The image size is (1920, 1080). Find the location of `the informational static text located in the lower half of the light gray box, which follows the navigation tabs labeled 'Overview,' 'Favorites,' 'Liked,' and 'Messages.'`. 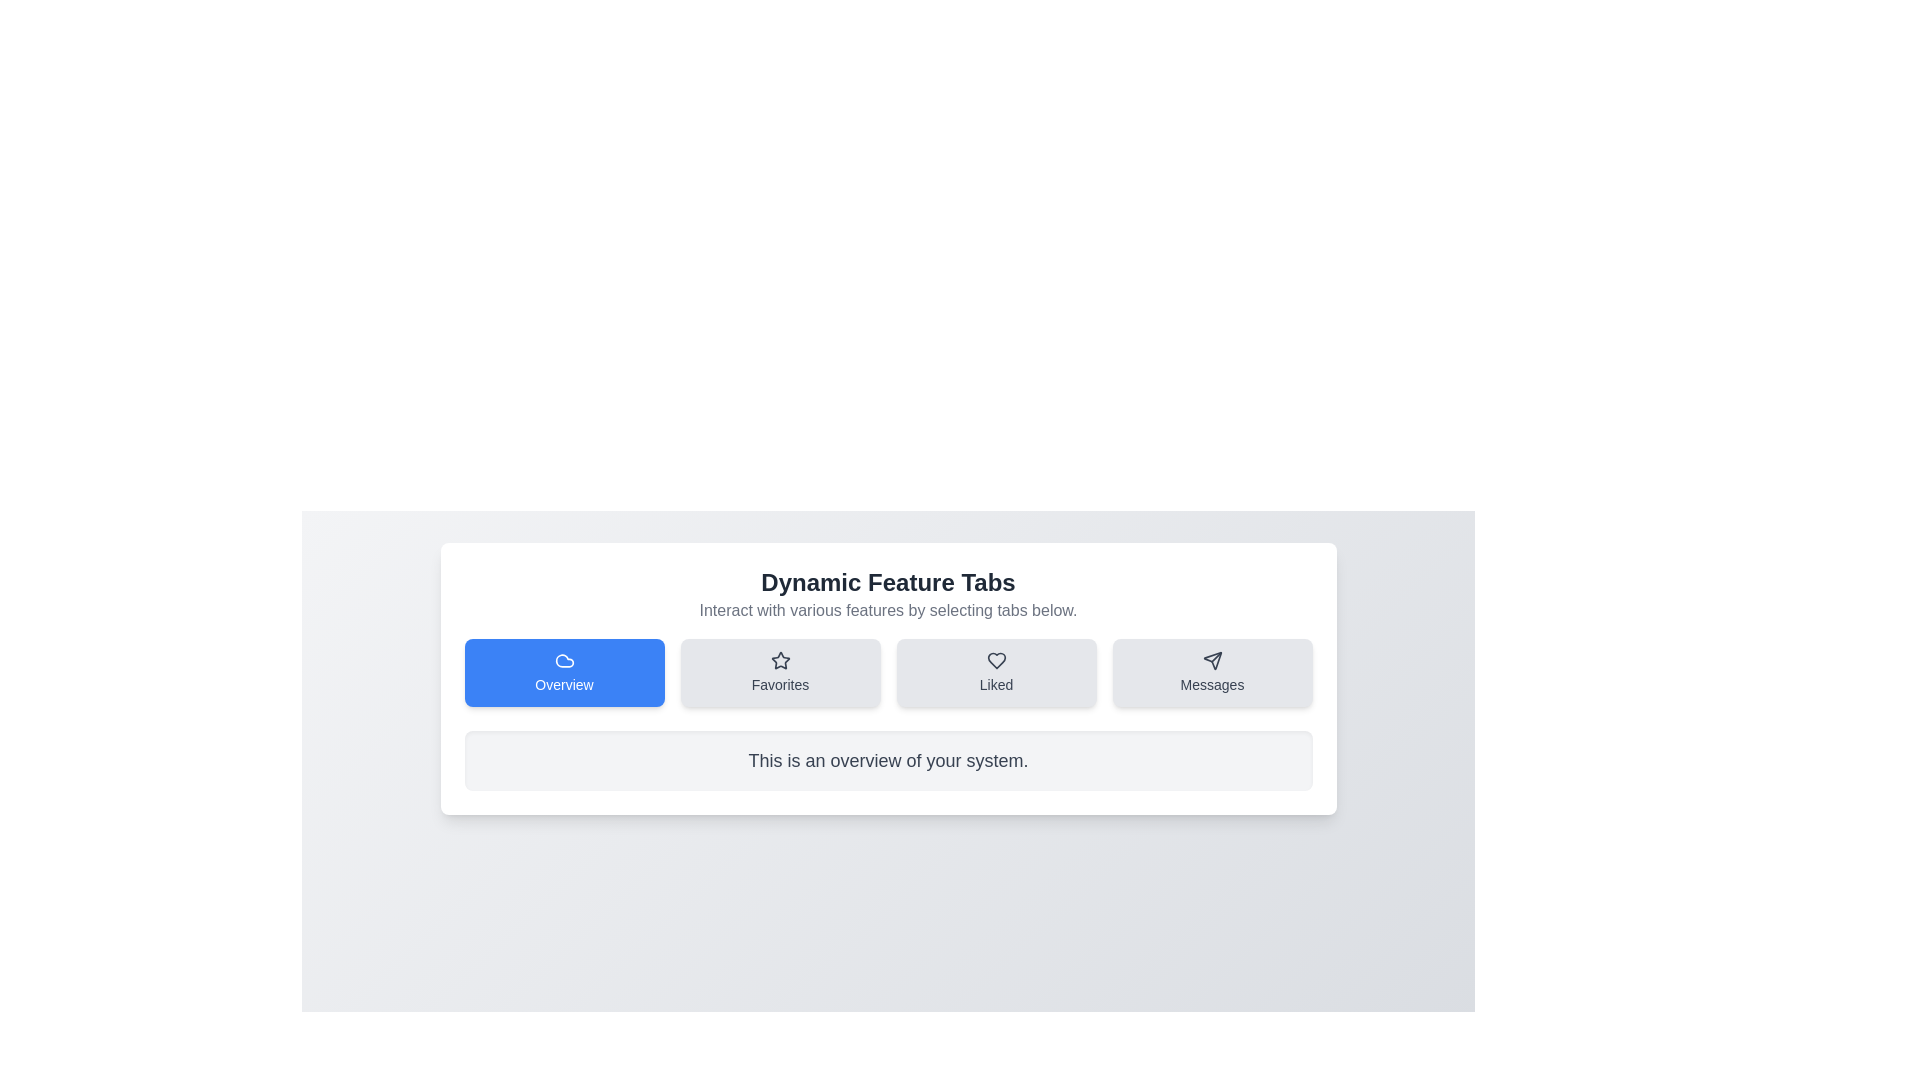

the informational static text located in the lower half of the light gray box, which follows the navigation tabs labeled 'Overview,' 'Favorites,' 'Liked,' and 'Messages.' is located at coordinates (887, 760).